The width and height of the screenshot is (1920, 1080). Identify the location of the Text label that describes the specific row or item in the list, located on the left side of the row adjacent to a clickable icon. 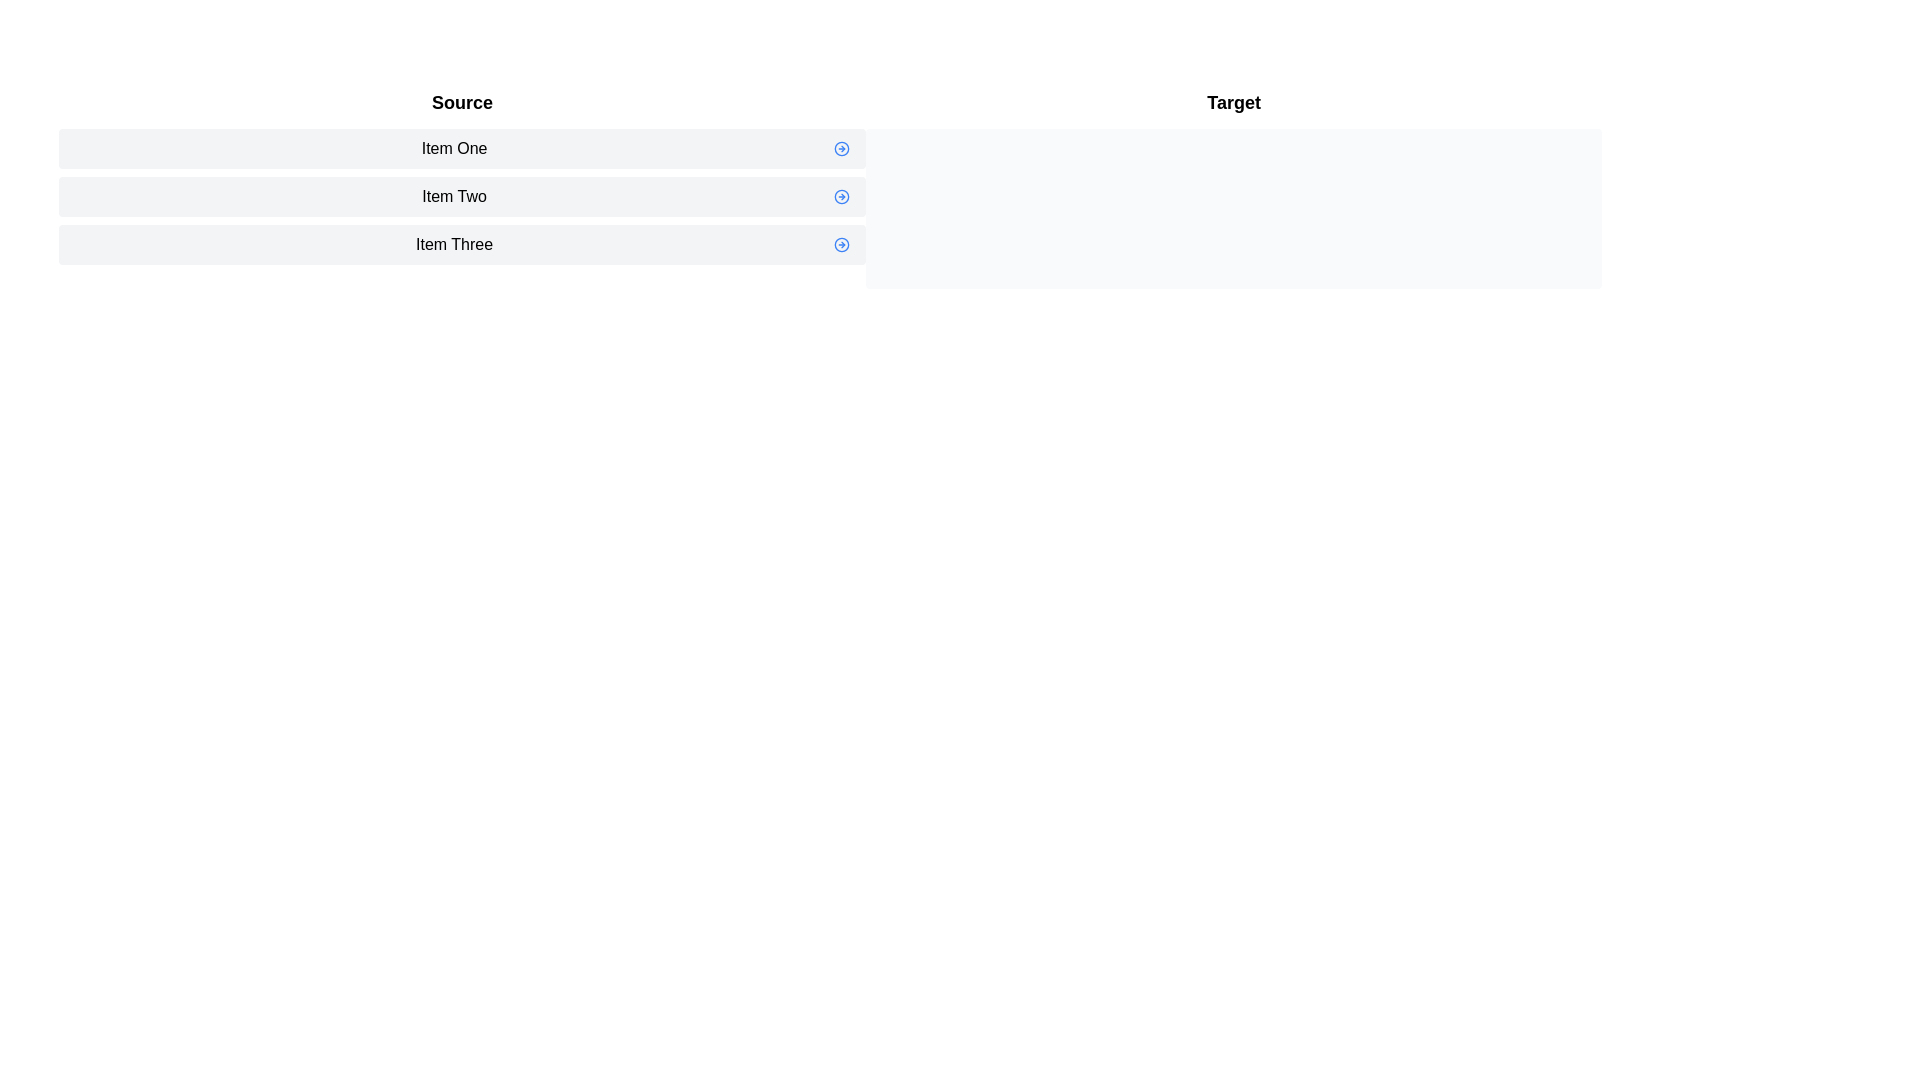
(453, 148).